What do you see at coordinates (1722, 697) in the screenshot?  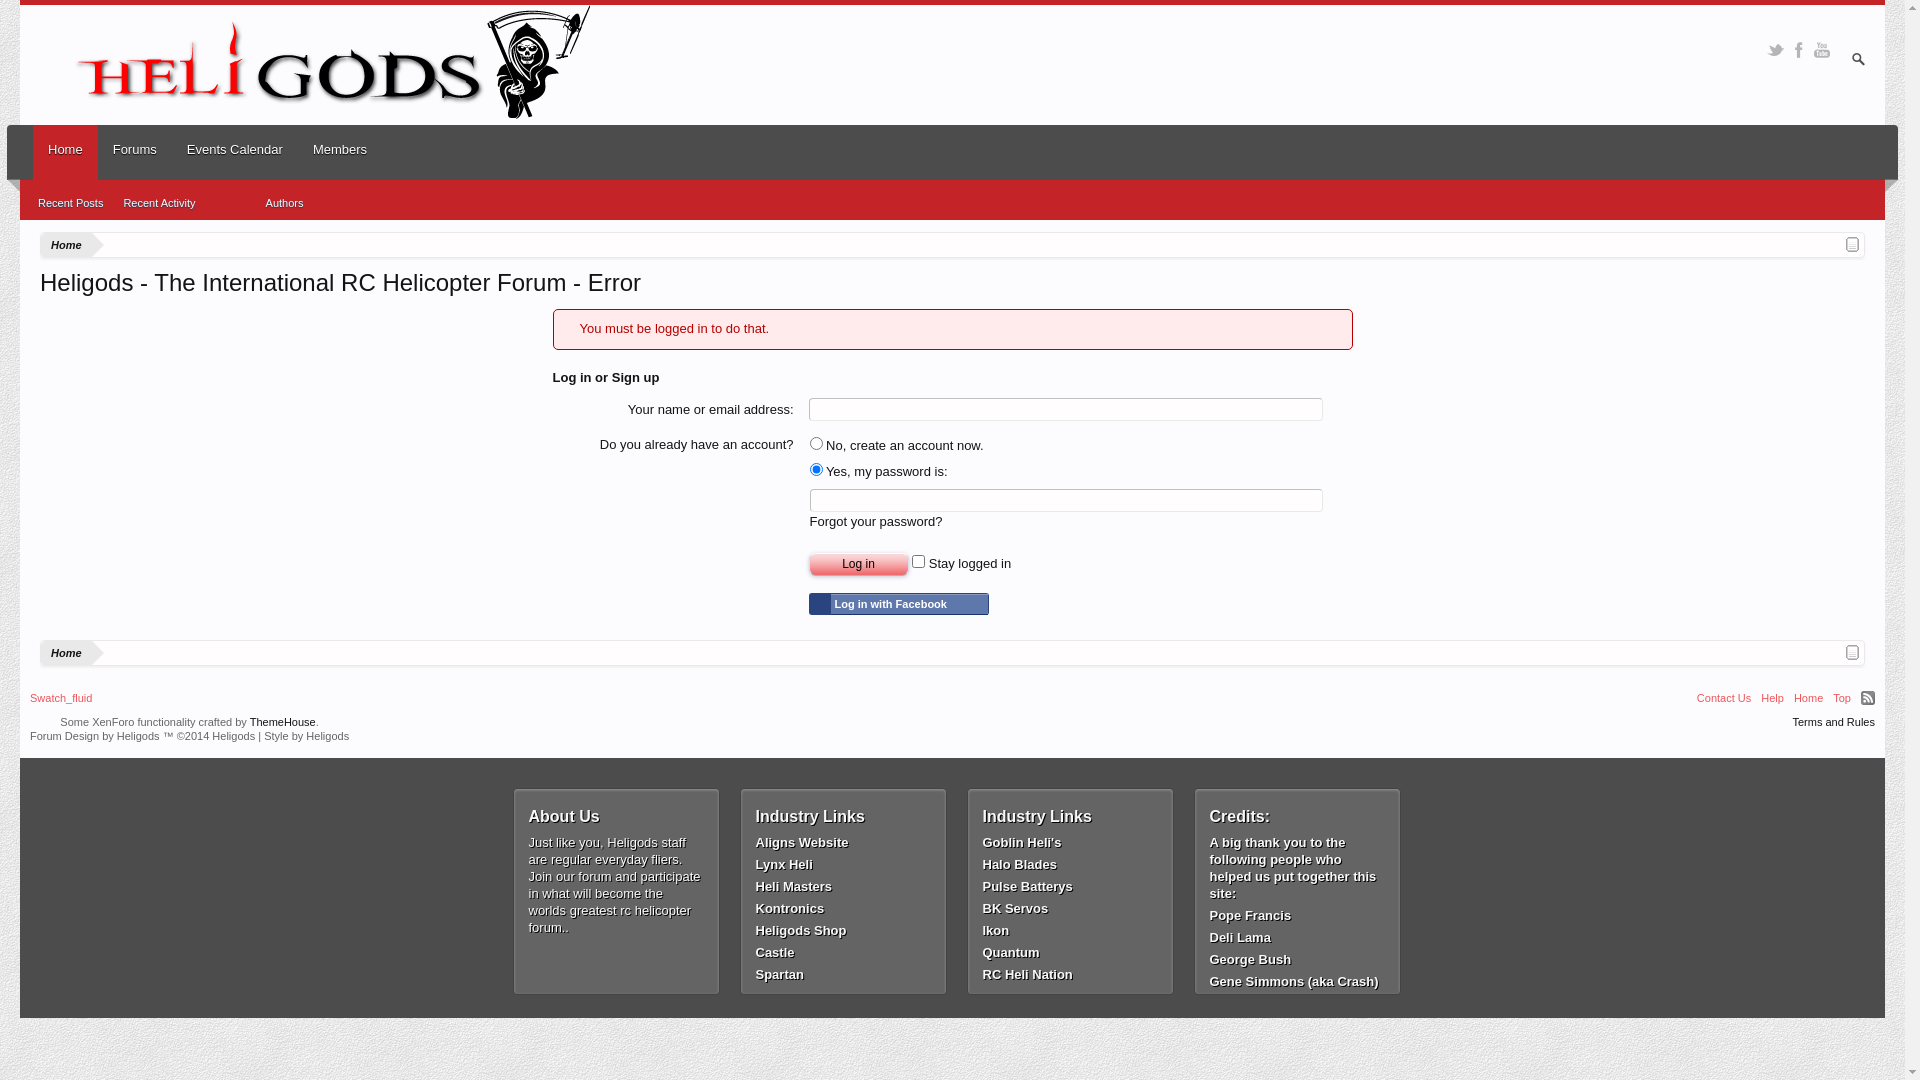 I see `'Contact Us'` at bounding box center [1722, 697].